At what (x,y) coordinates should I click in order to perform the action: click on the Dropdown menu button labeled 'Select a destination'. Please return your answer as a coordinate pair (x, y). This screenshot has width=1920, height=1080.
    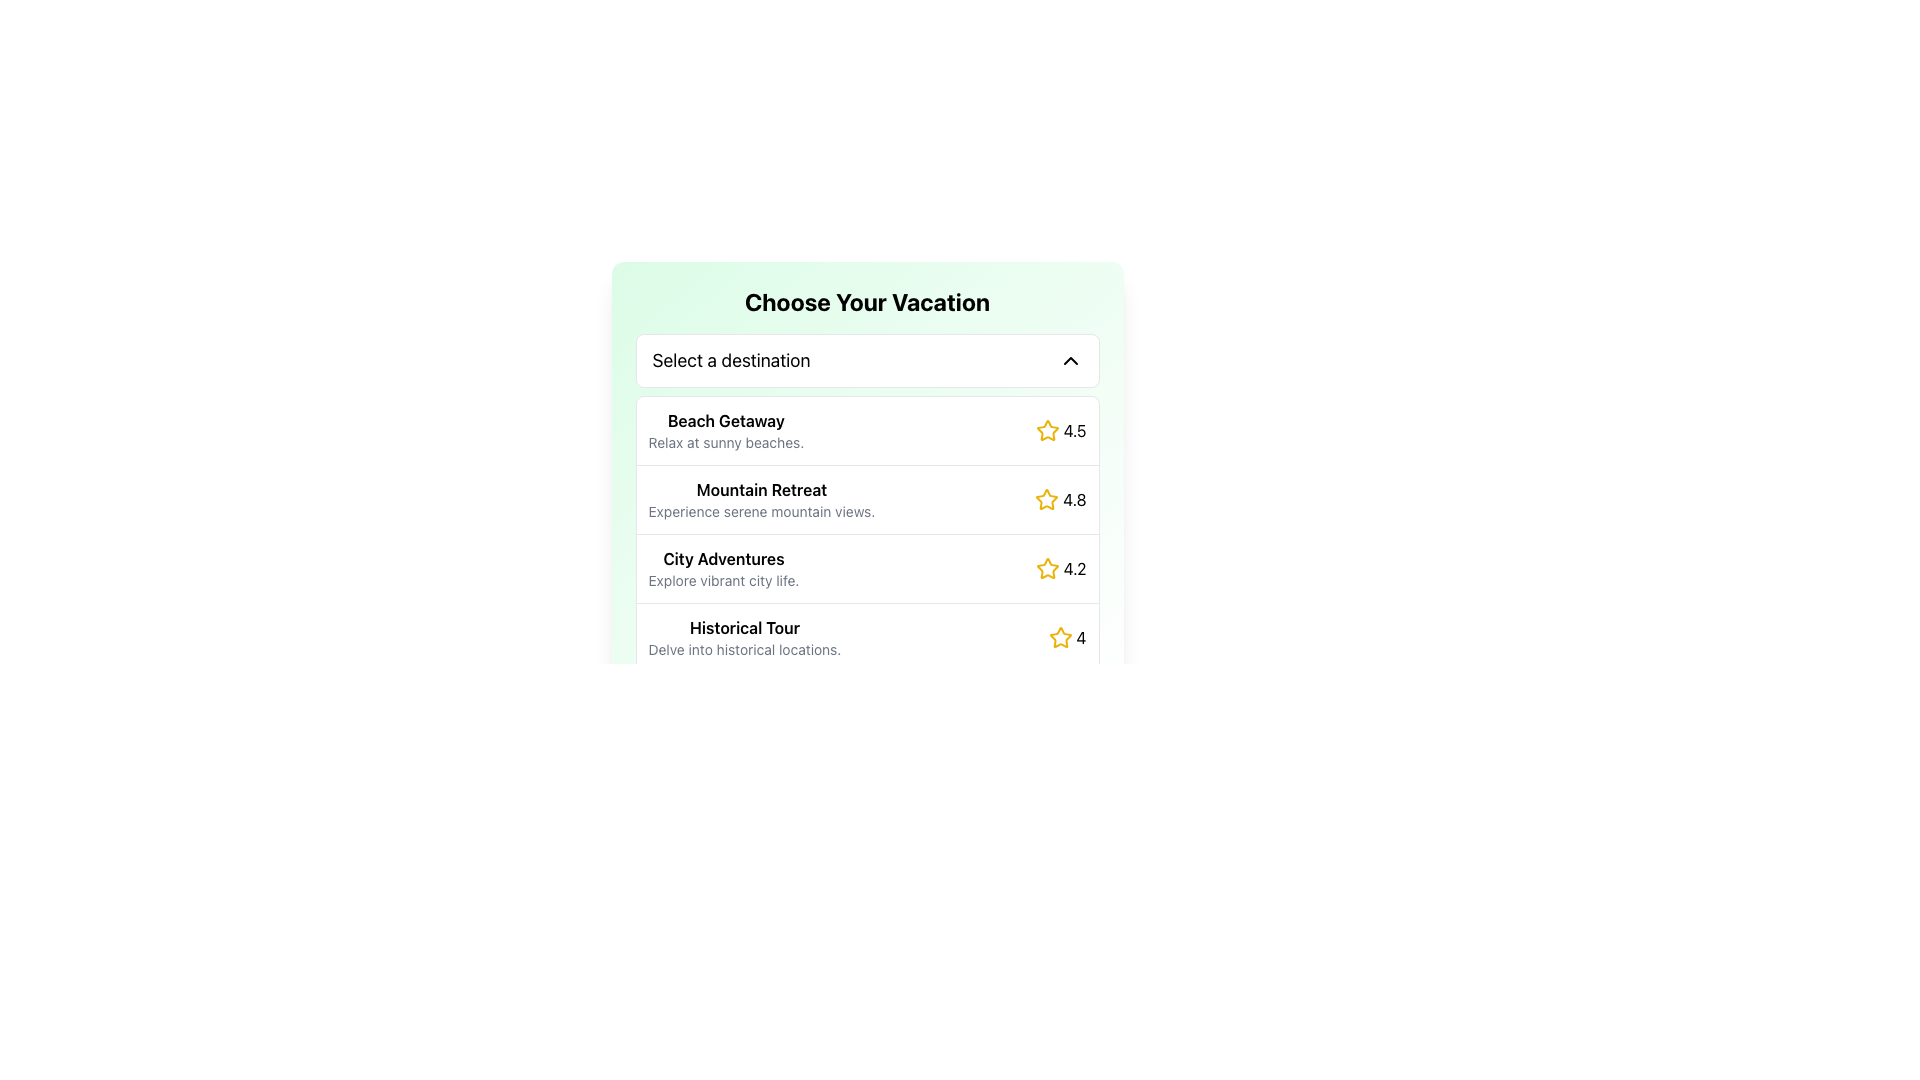
    Looking at the image, I should click on (867, 361).